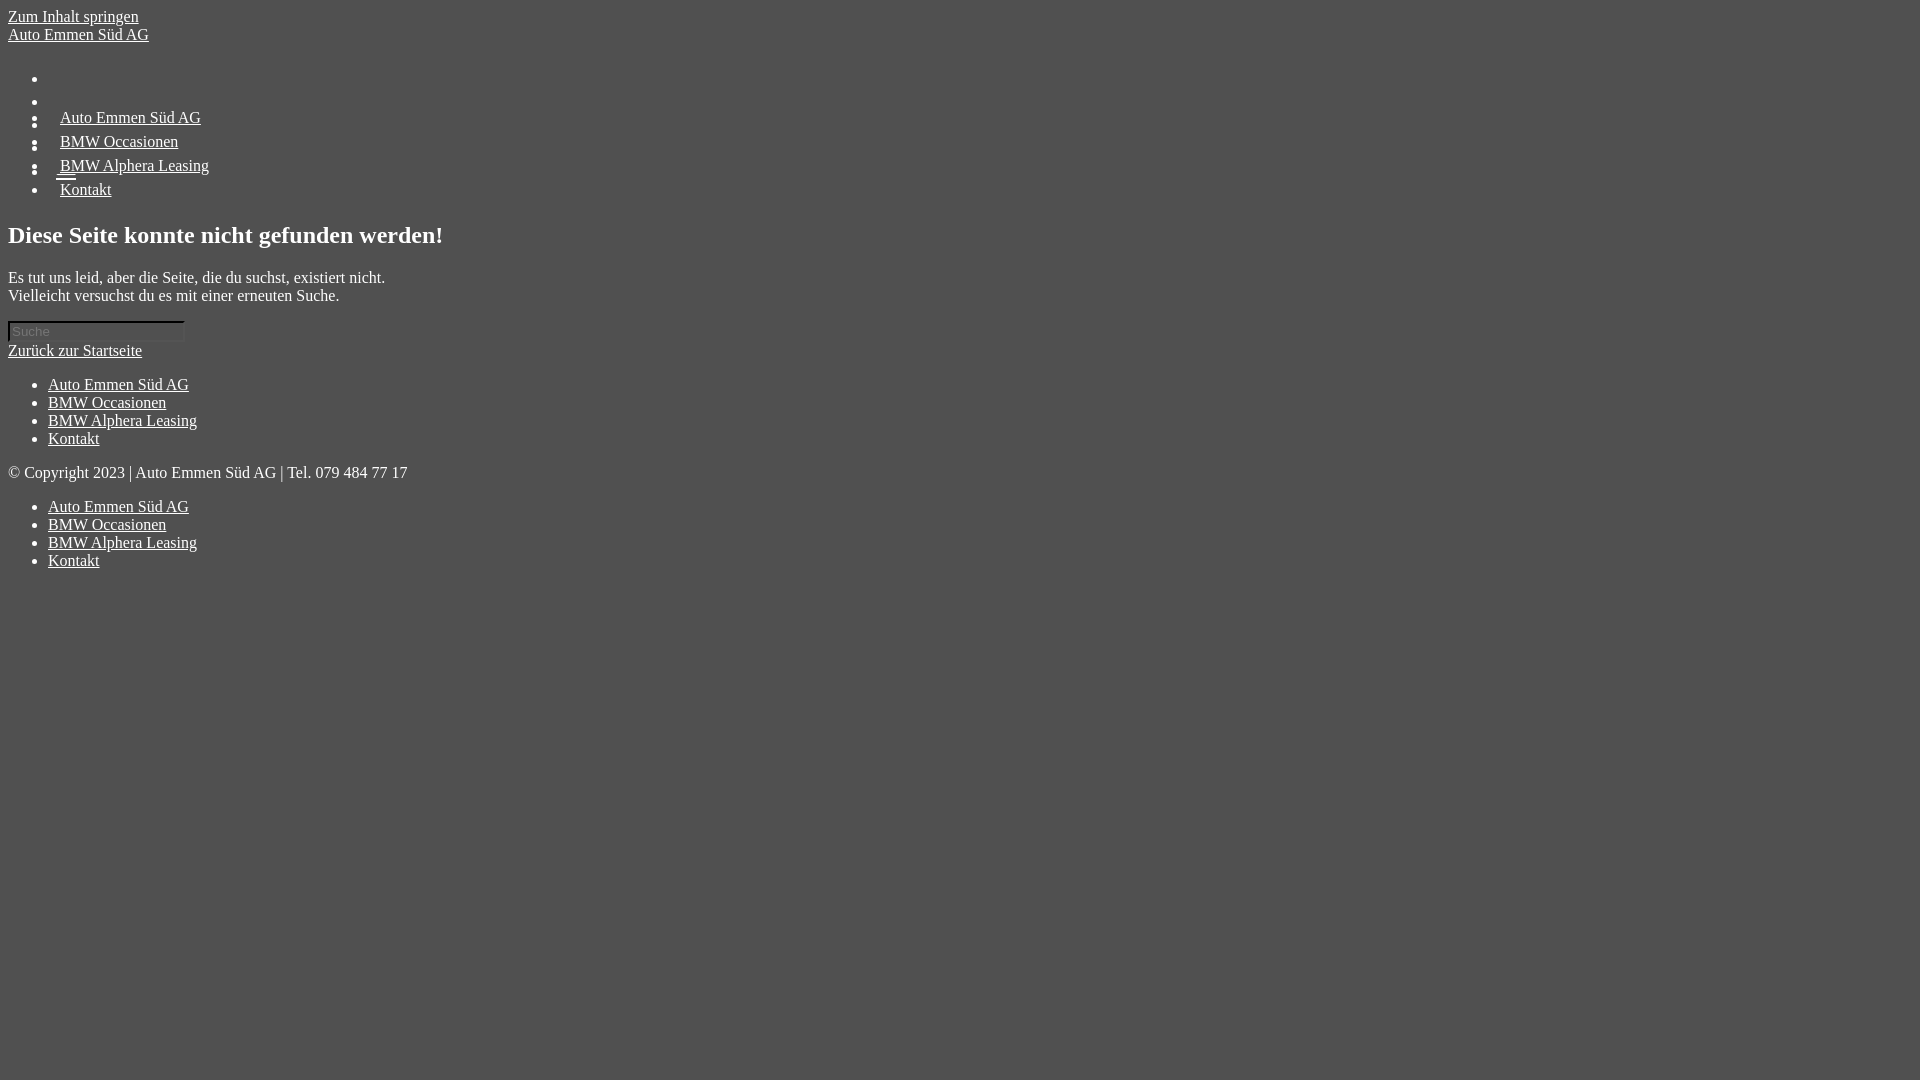 This screenshot has width=1920, height=1080. What do you see at coordinates (105, 402) in the screenshot?
I see `'BMW Occasionen'` at bounding box center [105, 402].